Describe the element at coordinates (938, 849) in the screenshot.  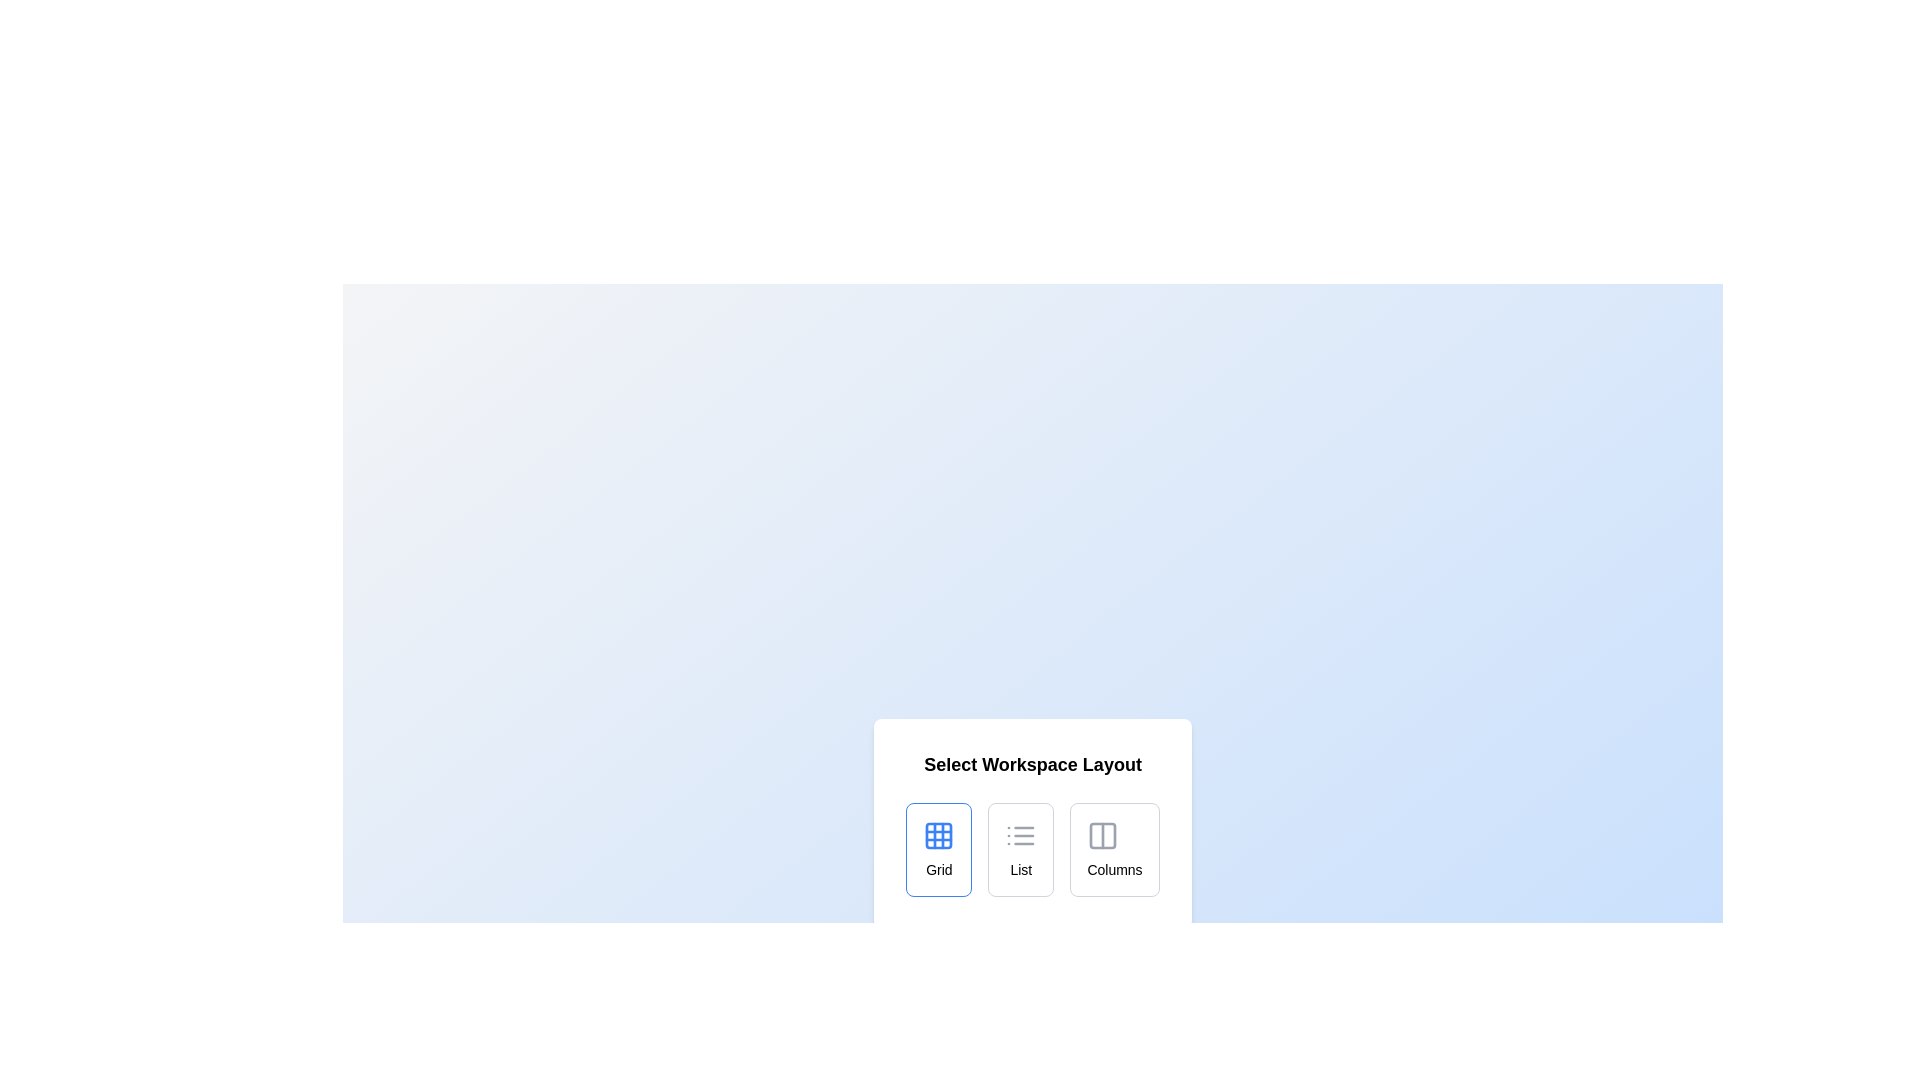
I see `the layout option Grid by clicking on the respective button` at that location.